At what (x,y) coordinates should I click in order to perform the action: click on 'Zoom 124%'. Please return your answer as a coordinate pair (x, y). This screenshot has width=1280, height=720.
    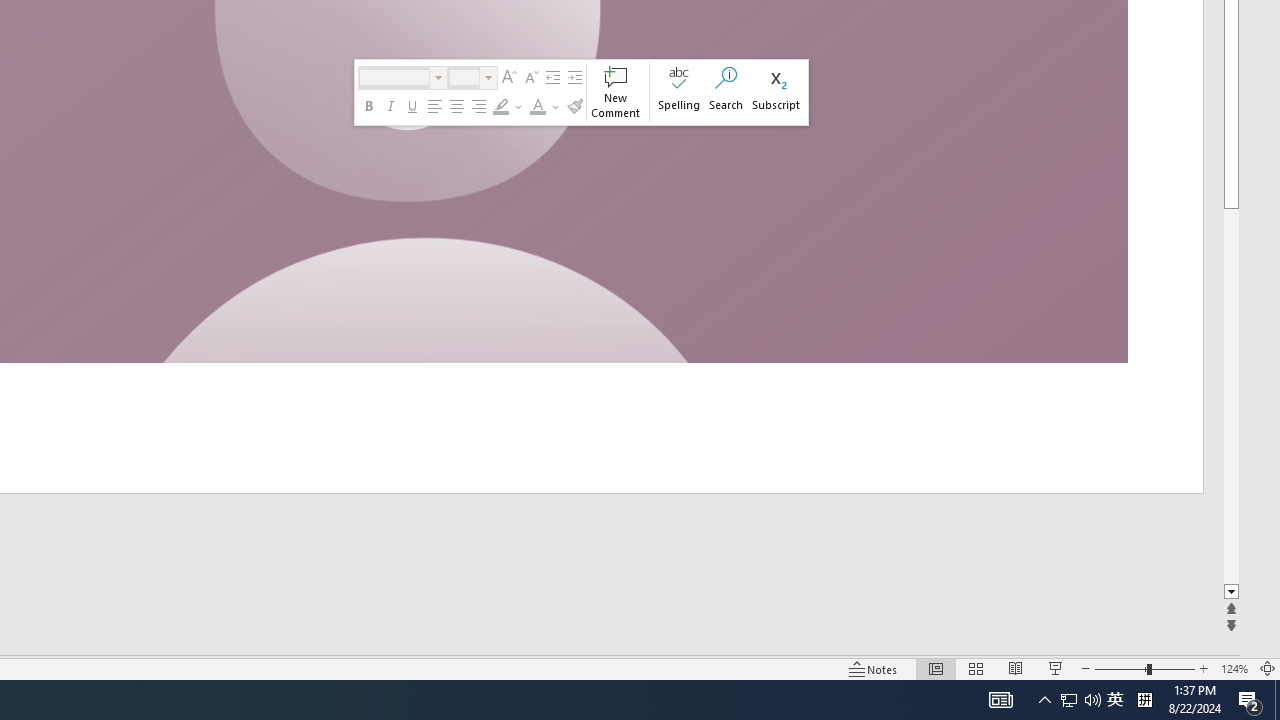
    Looking at the image, I should click on (1233, 669).